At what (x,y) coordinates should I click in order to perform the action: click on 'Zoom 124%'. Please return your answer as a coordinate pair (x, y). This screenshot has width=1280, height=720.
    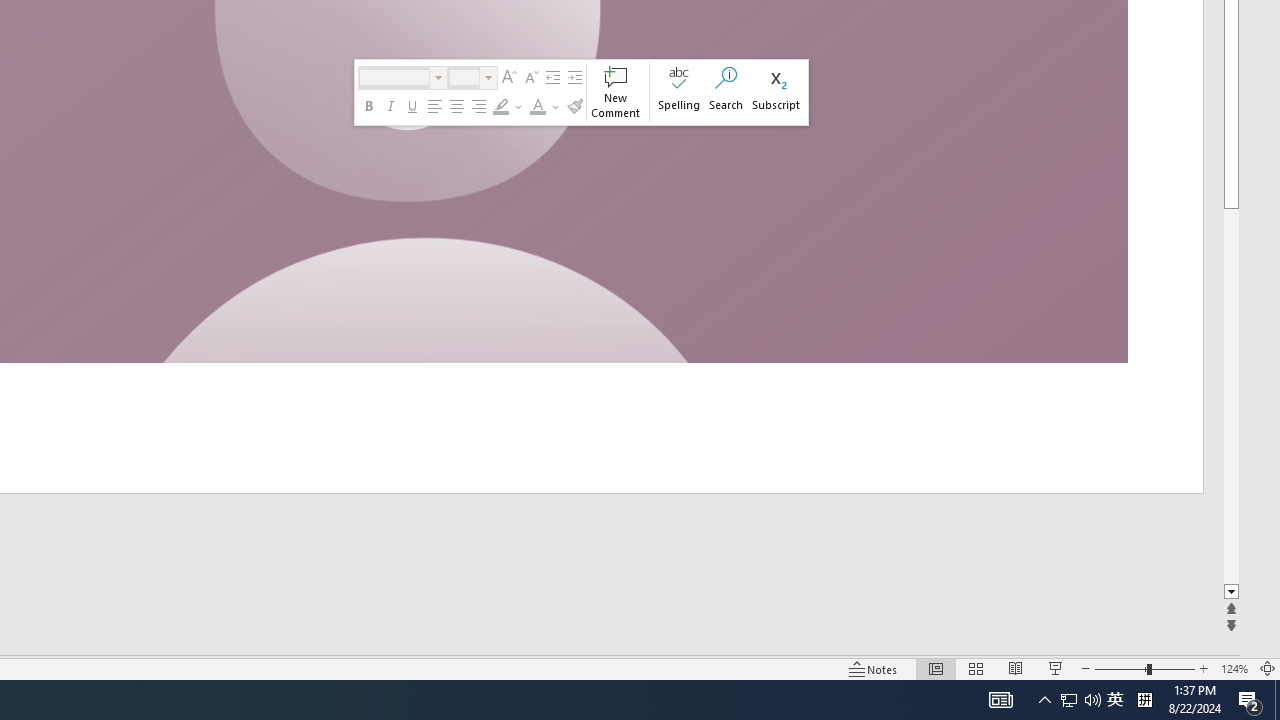
    Looking at the image, I should click on (1233, 669).